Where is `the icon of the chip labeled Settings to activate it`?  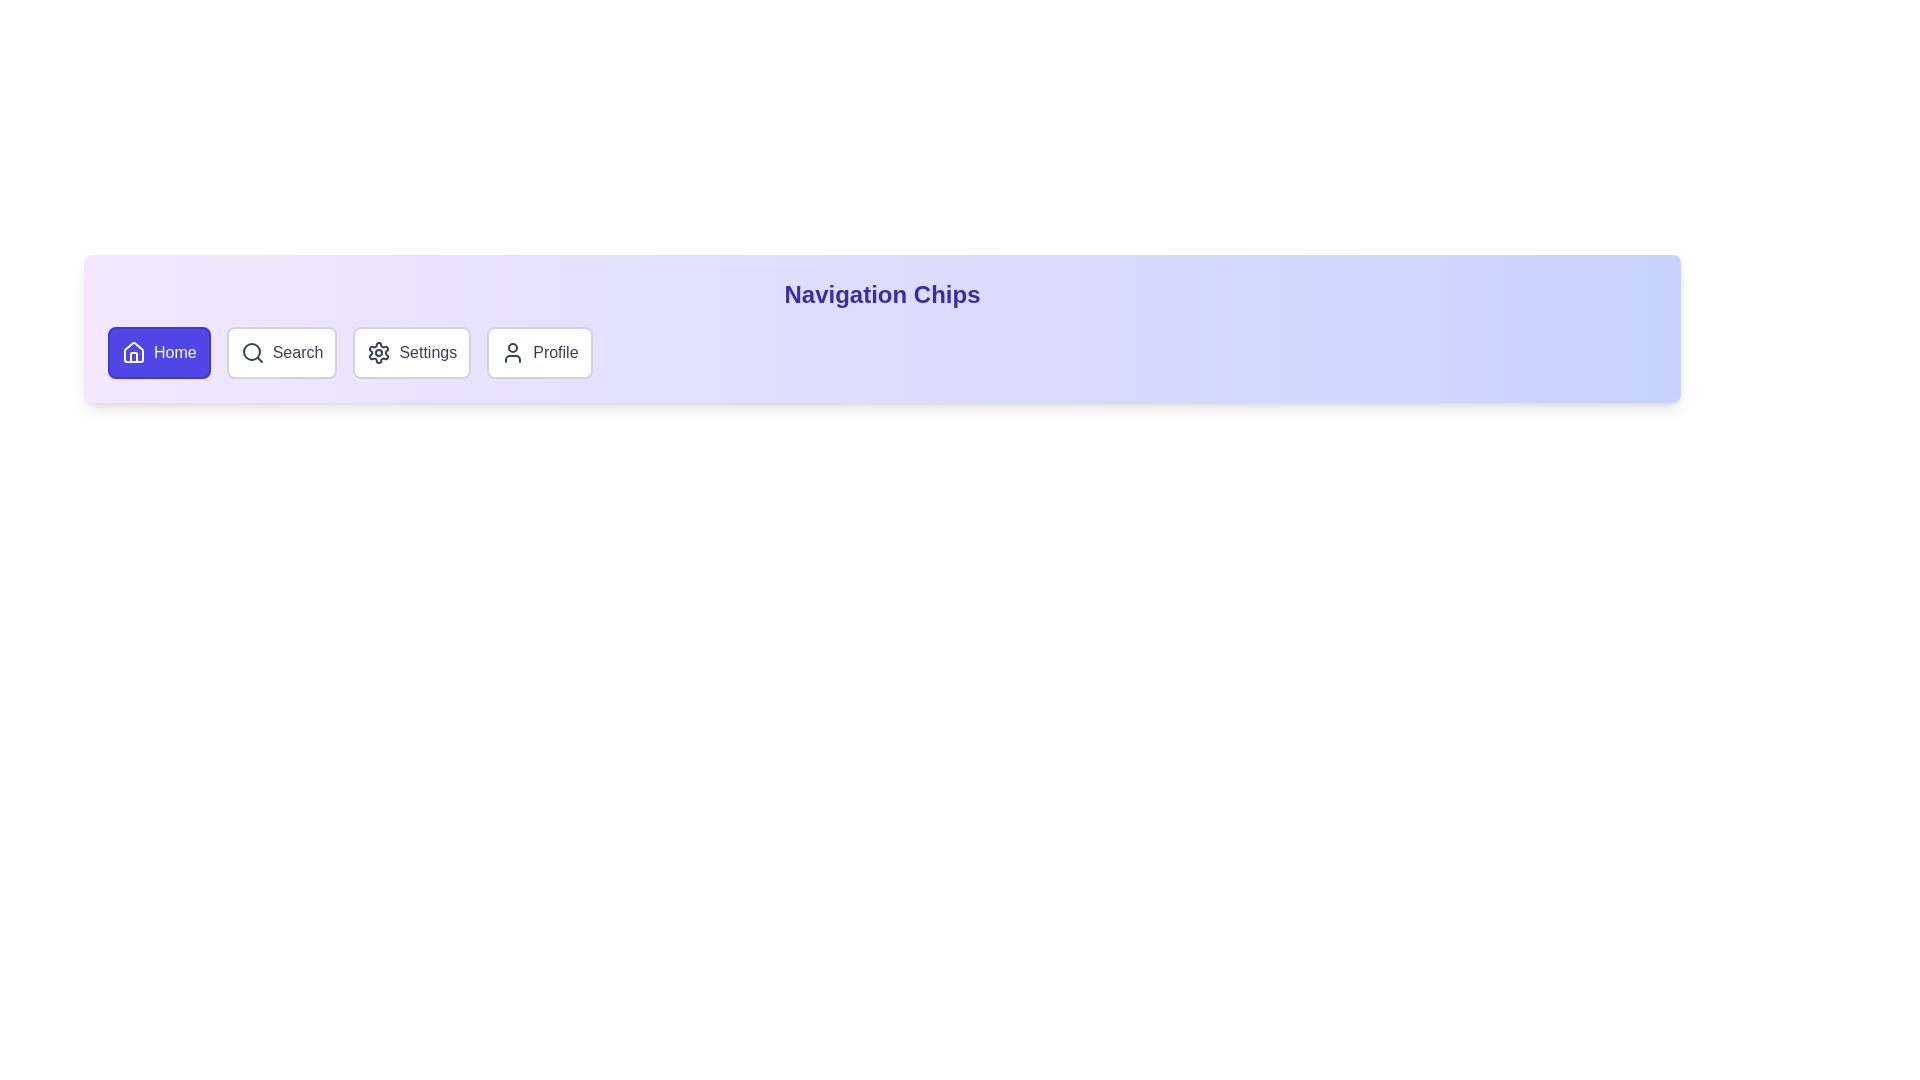
the icon of the chip labeled Settings to activate it is located at coordinates (379, 352).